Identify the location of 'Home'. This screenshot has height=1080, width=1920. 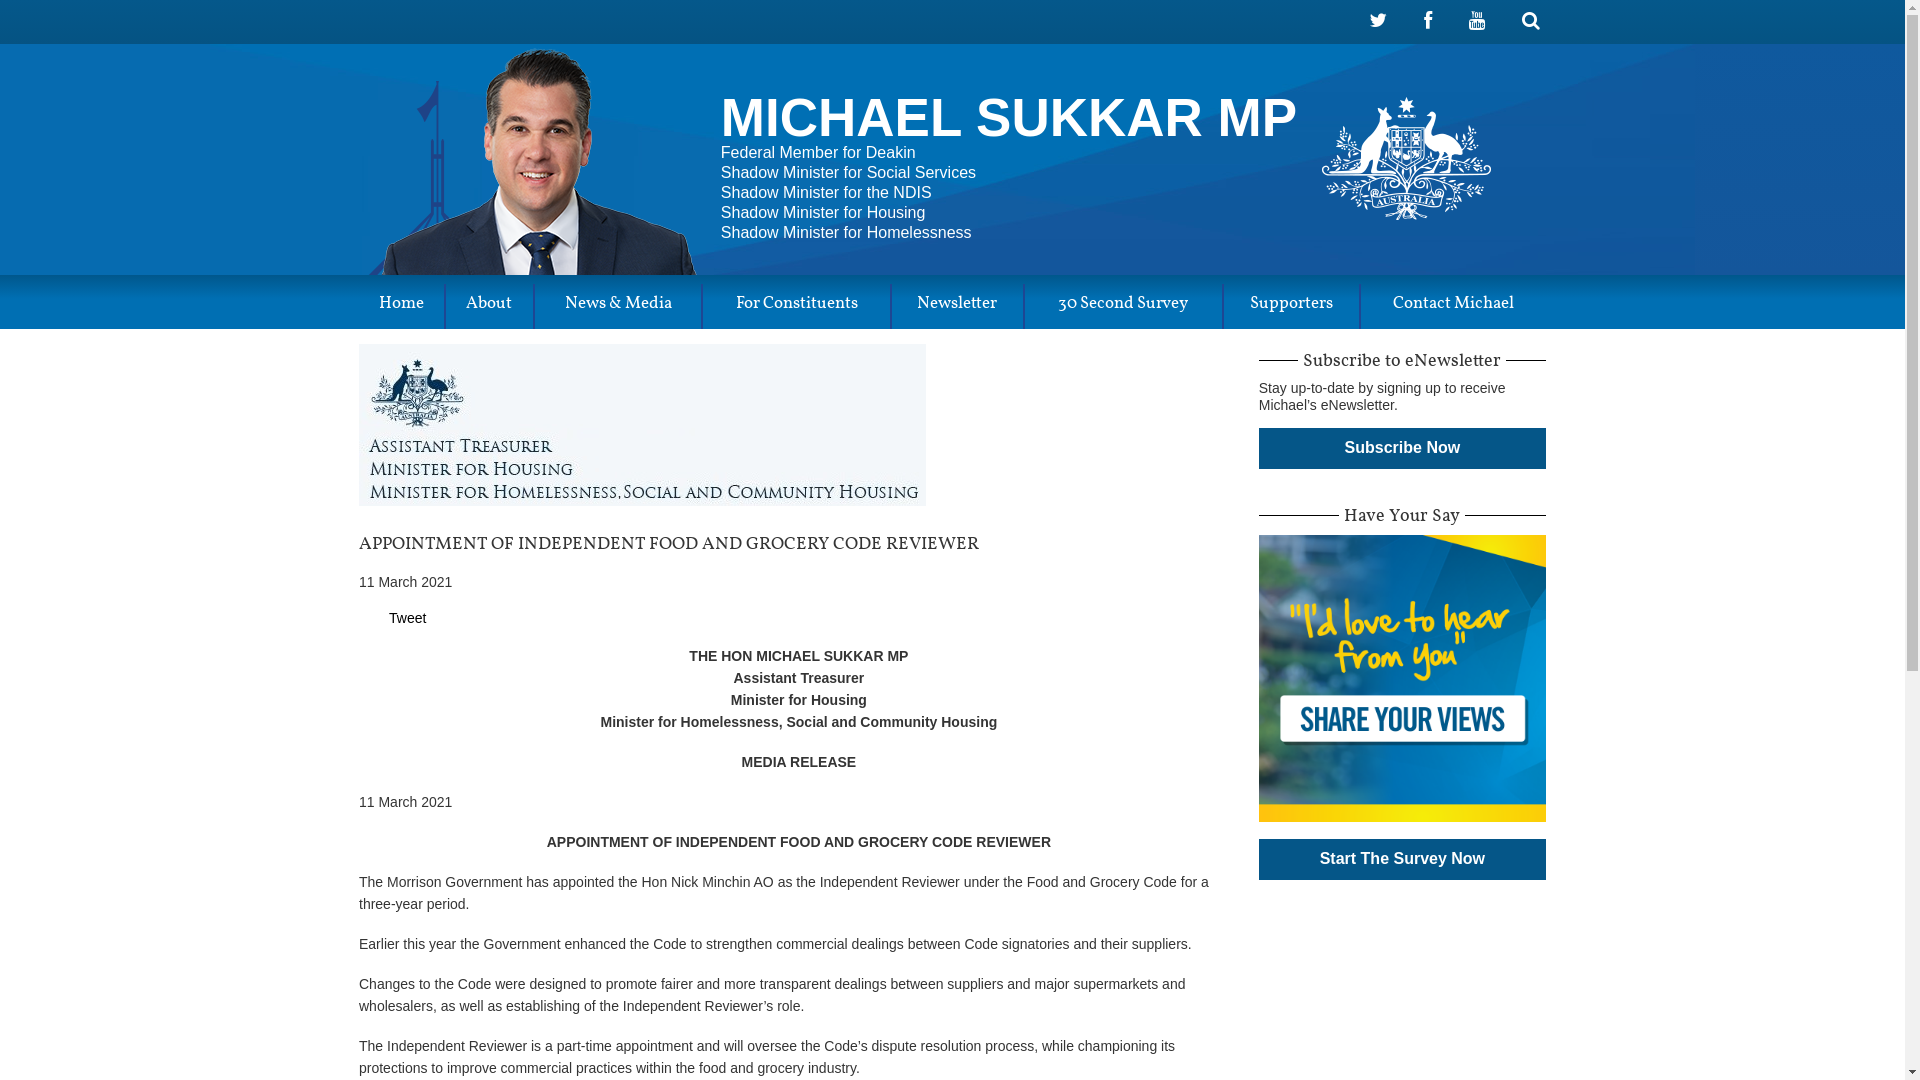
(400, 306).